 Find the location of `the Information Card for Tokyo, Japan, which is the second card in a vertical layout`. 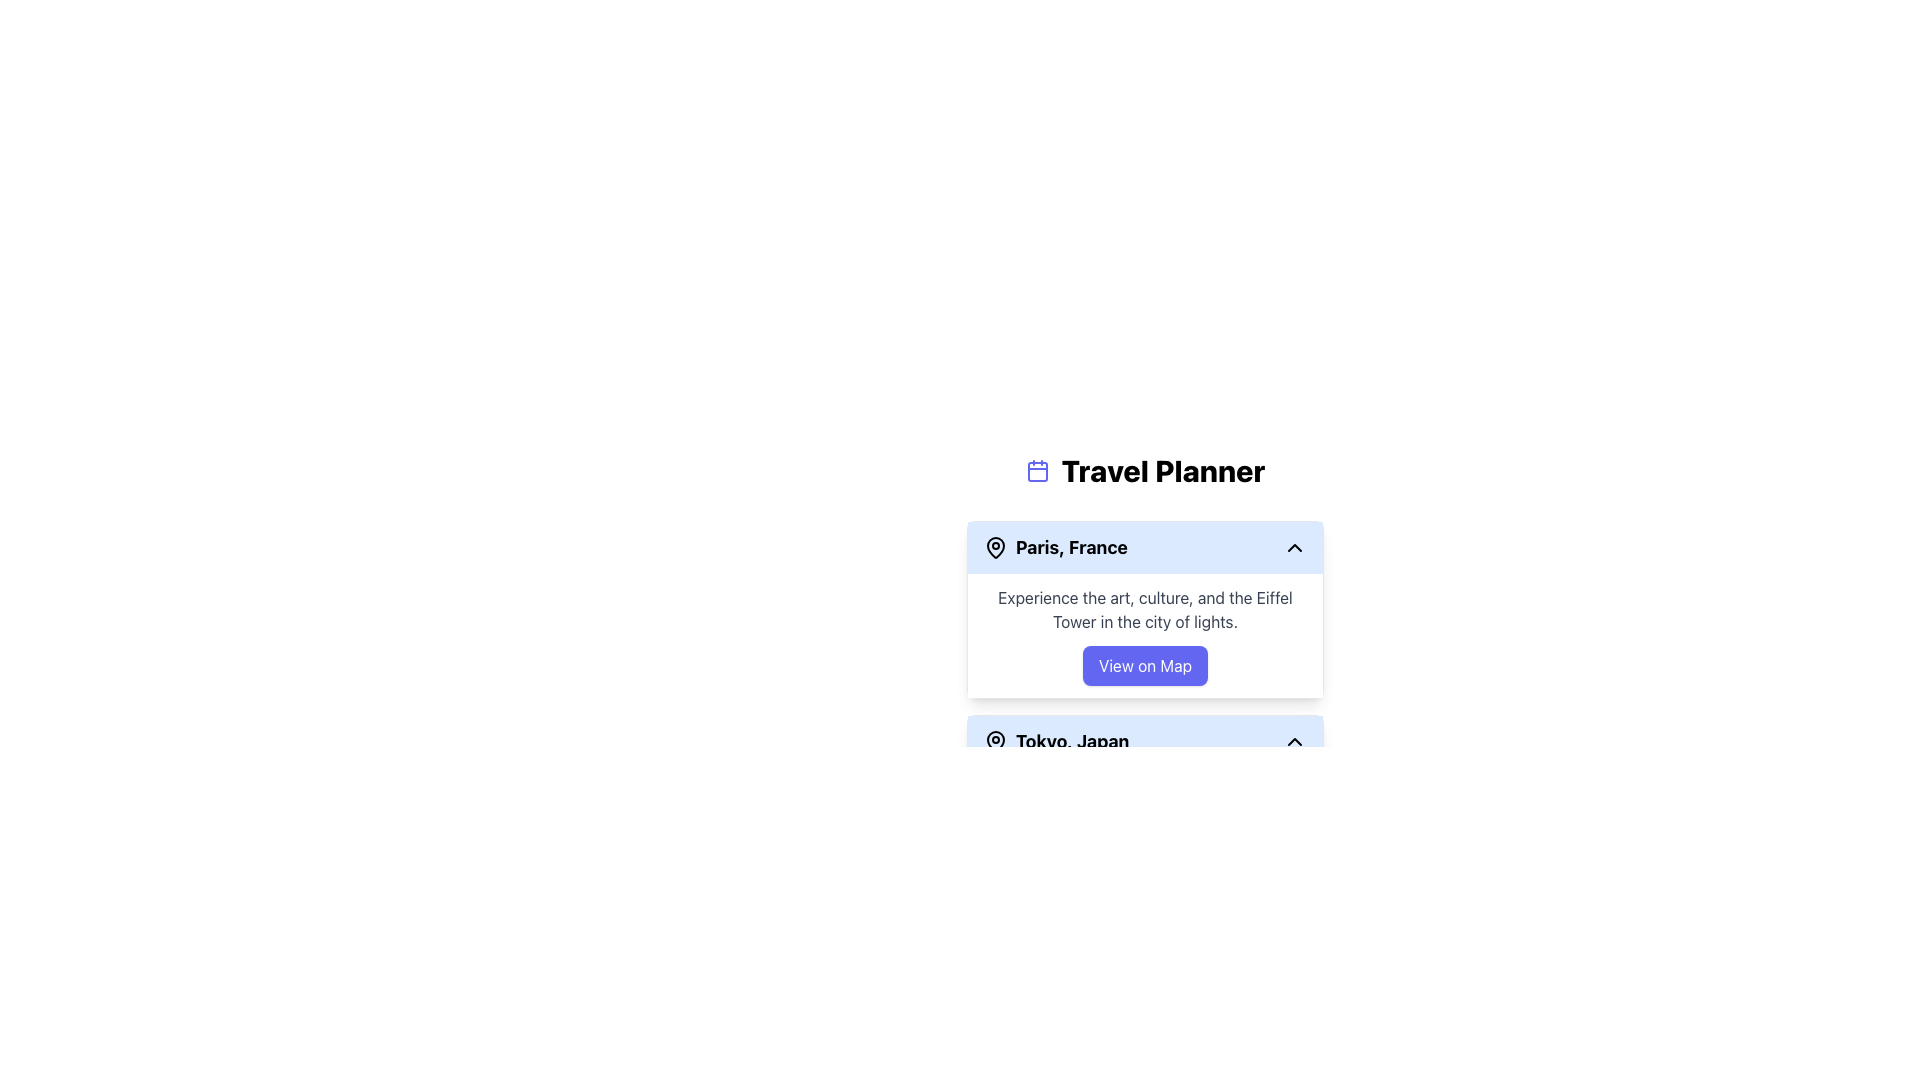

the Information Card for Tokyo, Japan, which is the second card in a vertical layout is located at coordinates (1145, 802).